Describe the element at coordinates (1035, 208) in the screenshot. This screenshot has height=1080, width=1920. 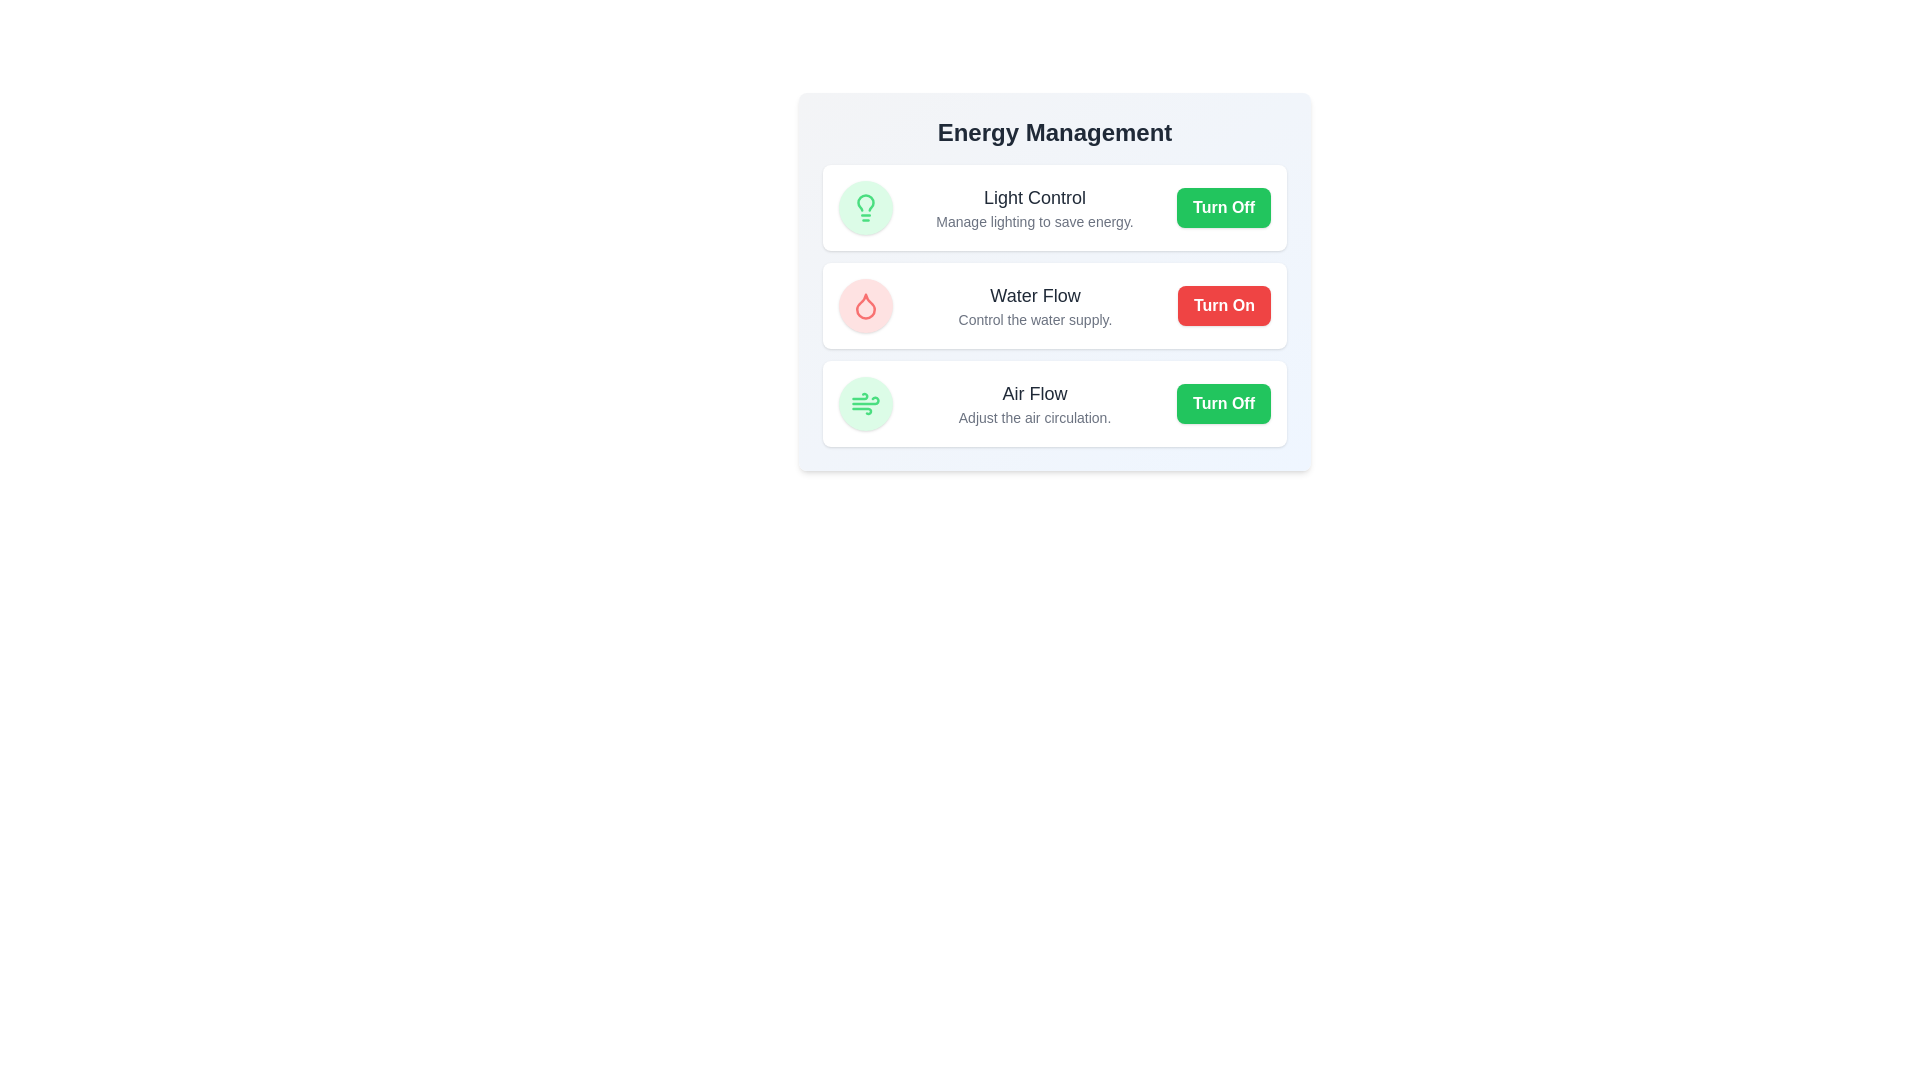
I see `the Informational Label titled 'Light Control' that describes lighting management and energy saving` at that location.